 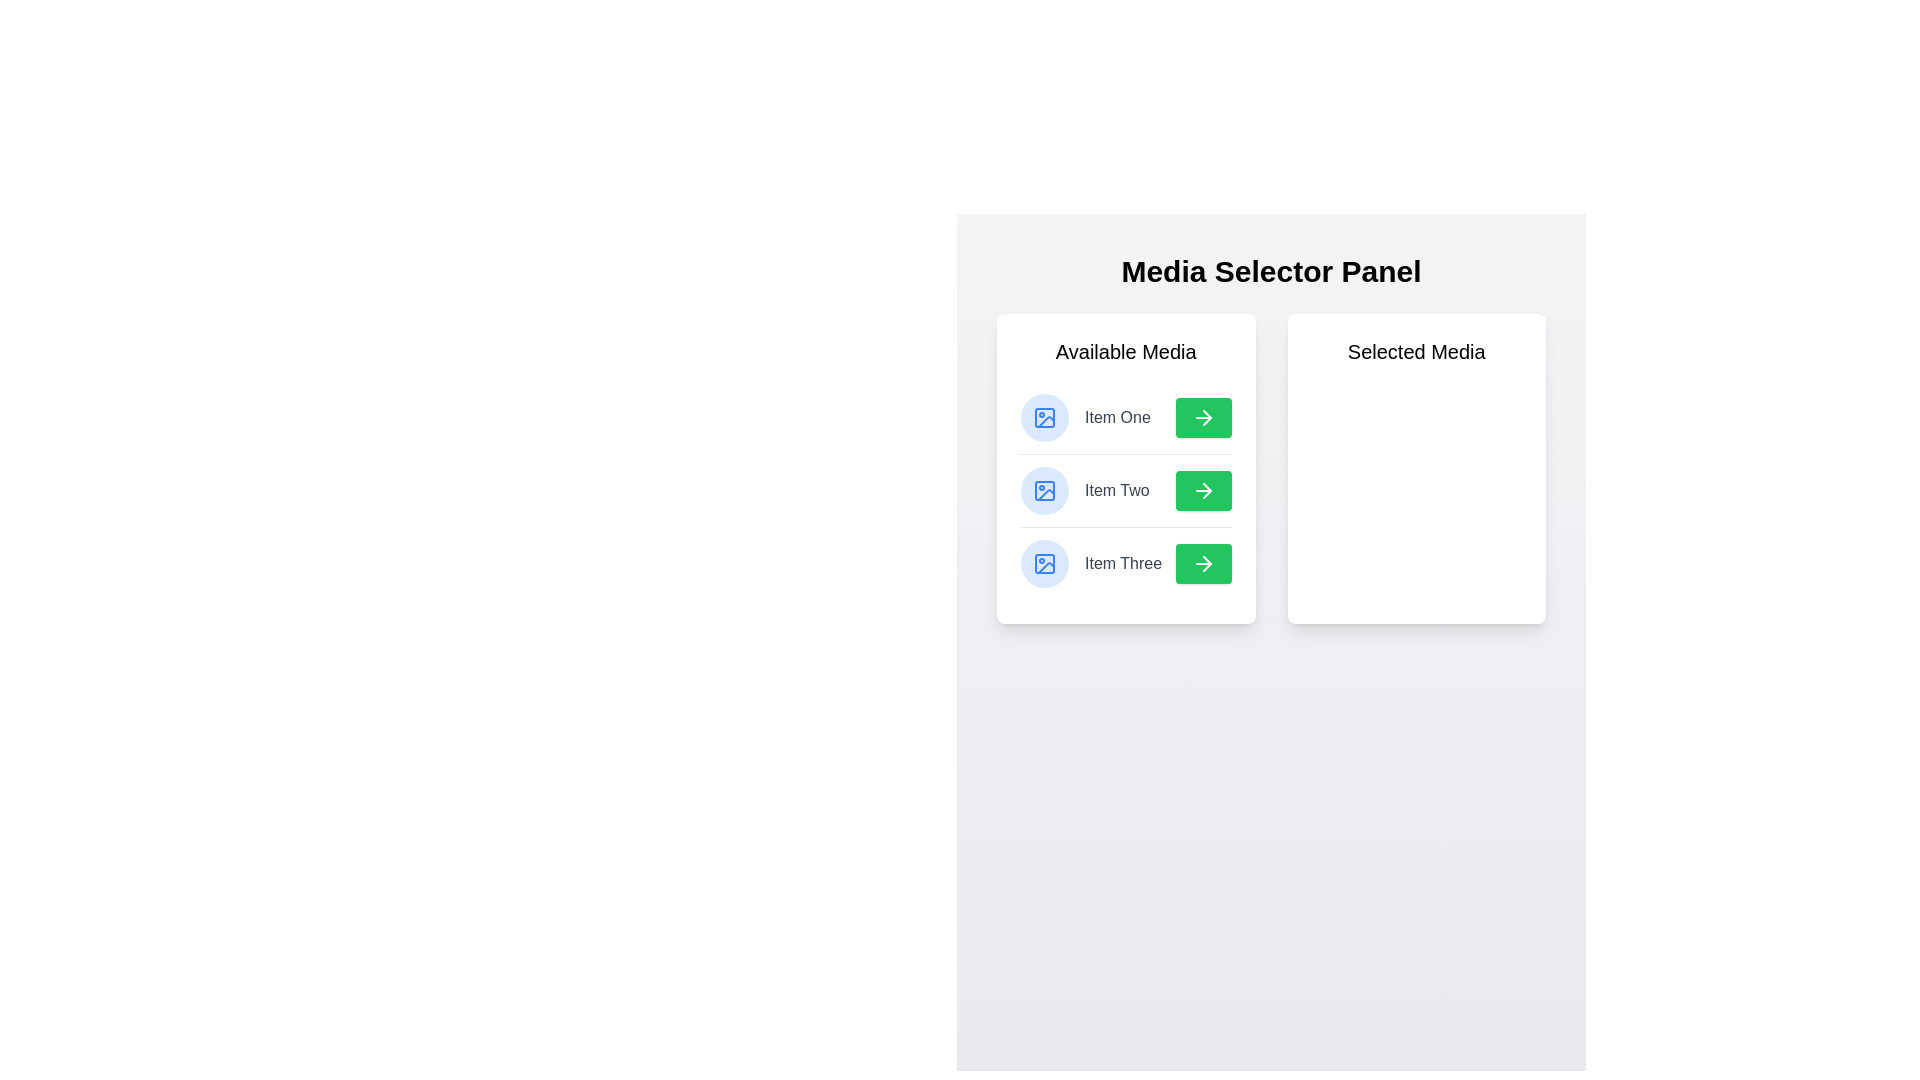 What do you see at coordinates (1202, 563) in the screenshot?
I see `the green rectangular button with a white right arrow inside, located in the 'Available Media' panel under 'Item Three'` at bounding box center [1202, 563].